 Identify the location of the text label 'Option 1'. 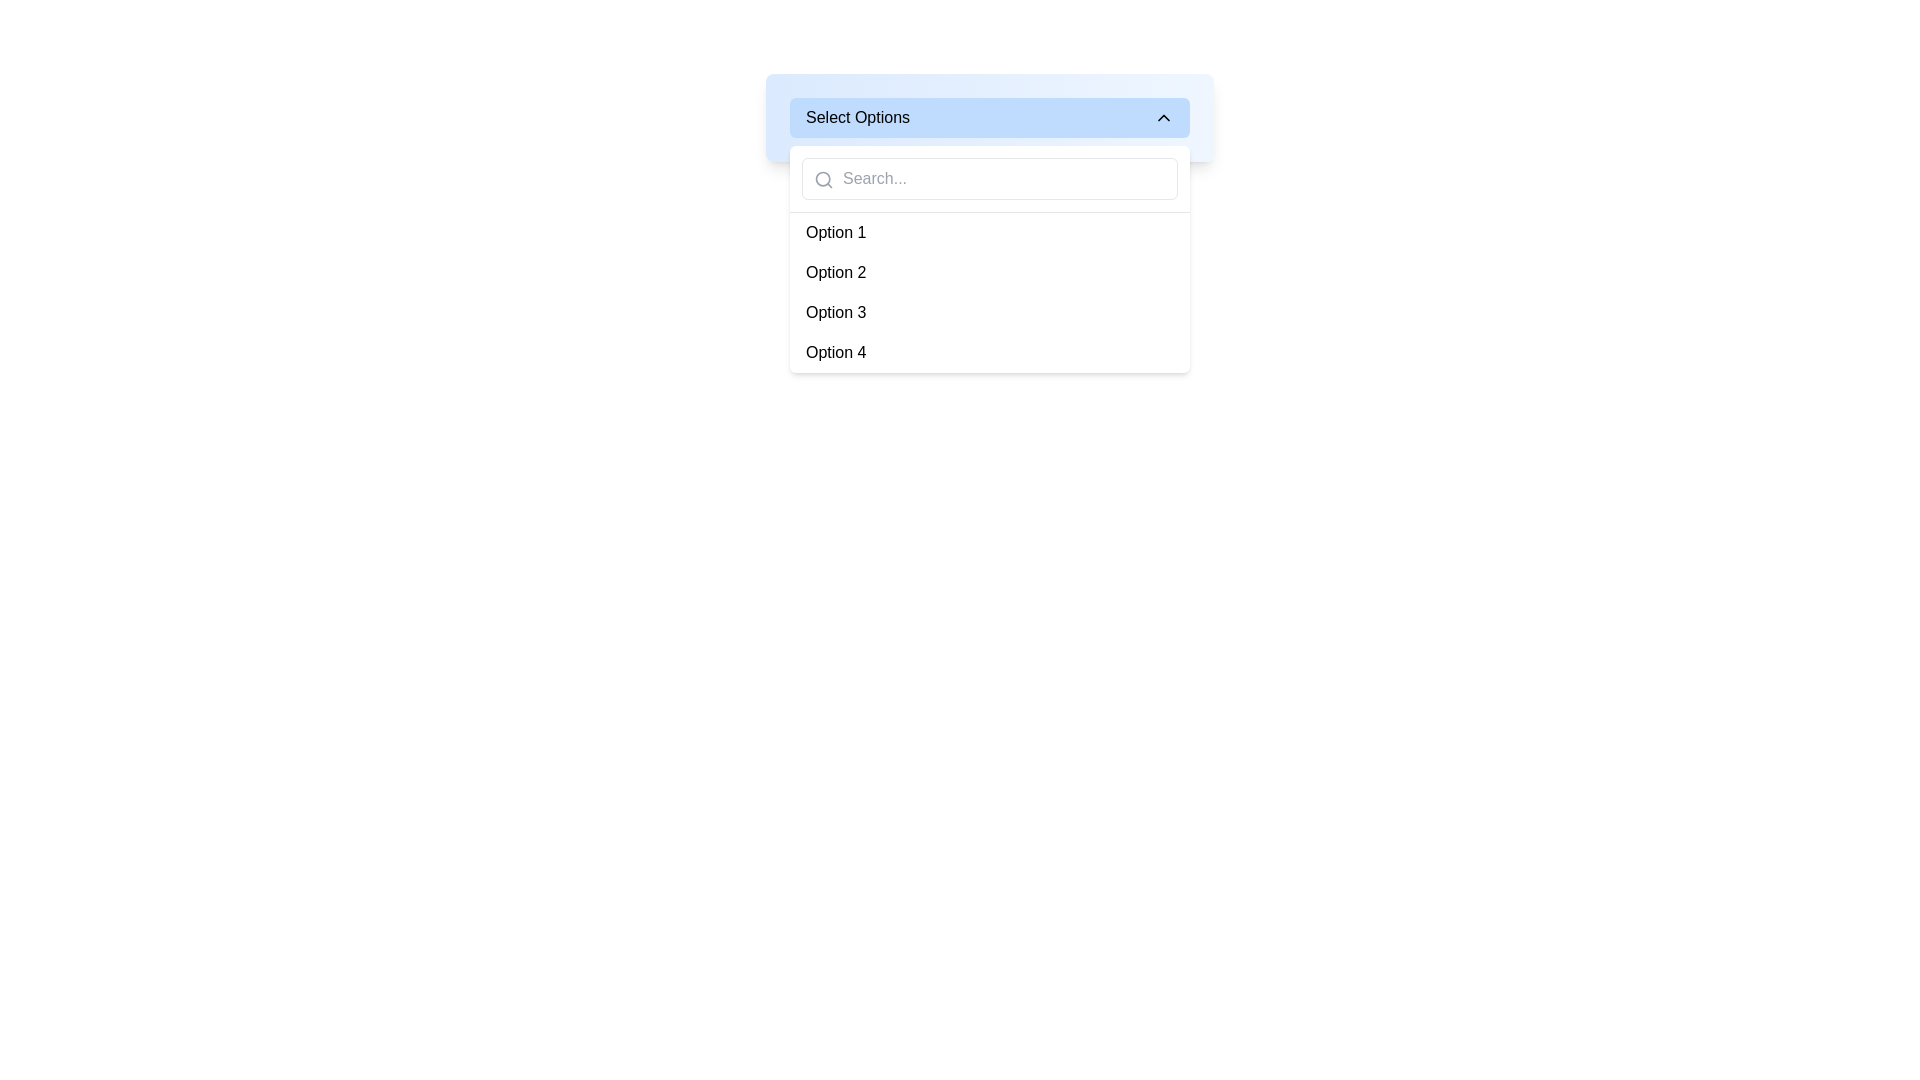
(836, 231).